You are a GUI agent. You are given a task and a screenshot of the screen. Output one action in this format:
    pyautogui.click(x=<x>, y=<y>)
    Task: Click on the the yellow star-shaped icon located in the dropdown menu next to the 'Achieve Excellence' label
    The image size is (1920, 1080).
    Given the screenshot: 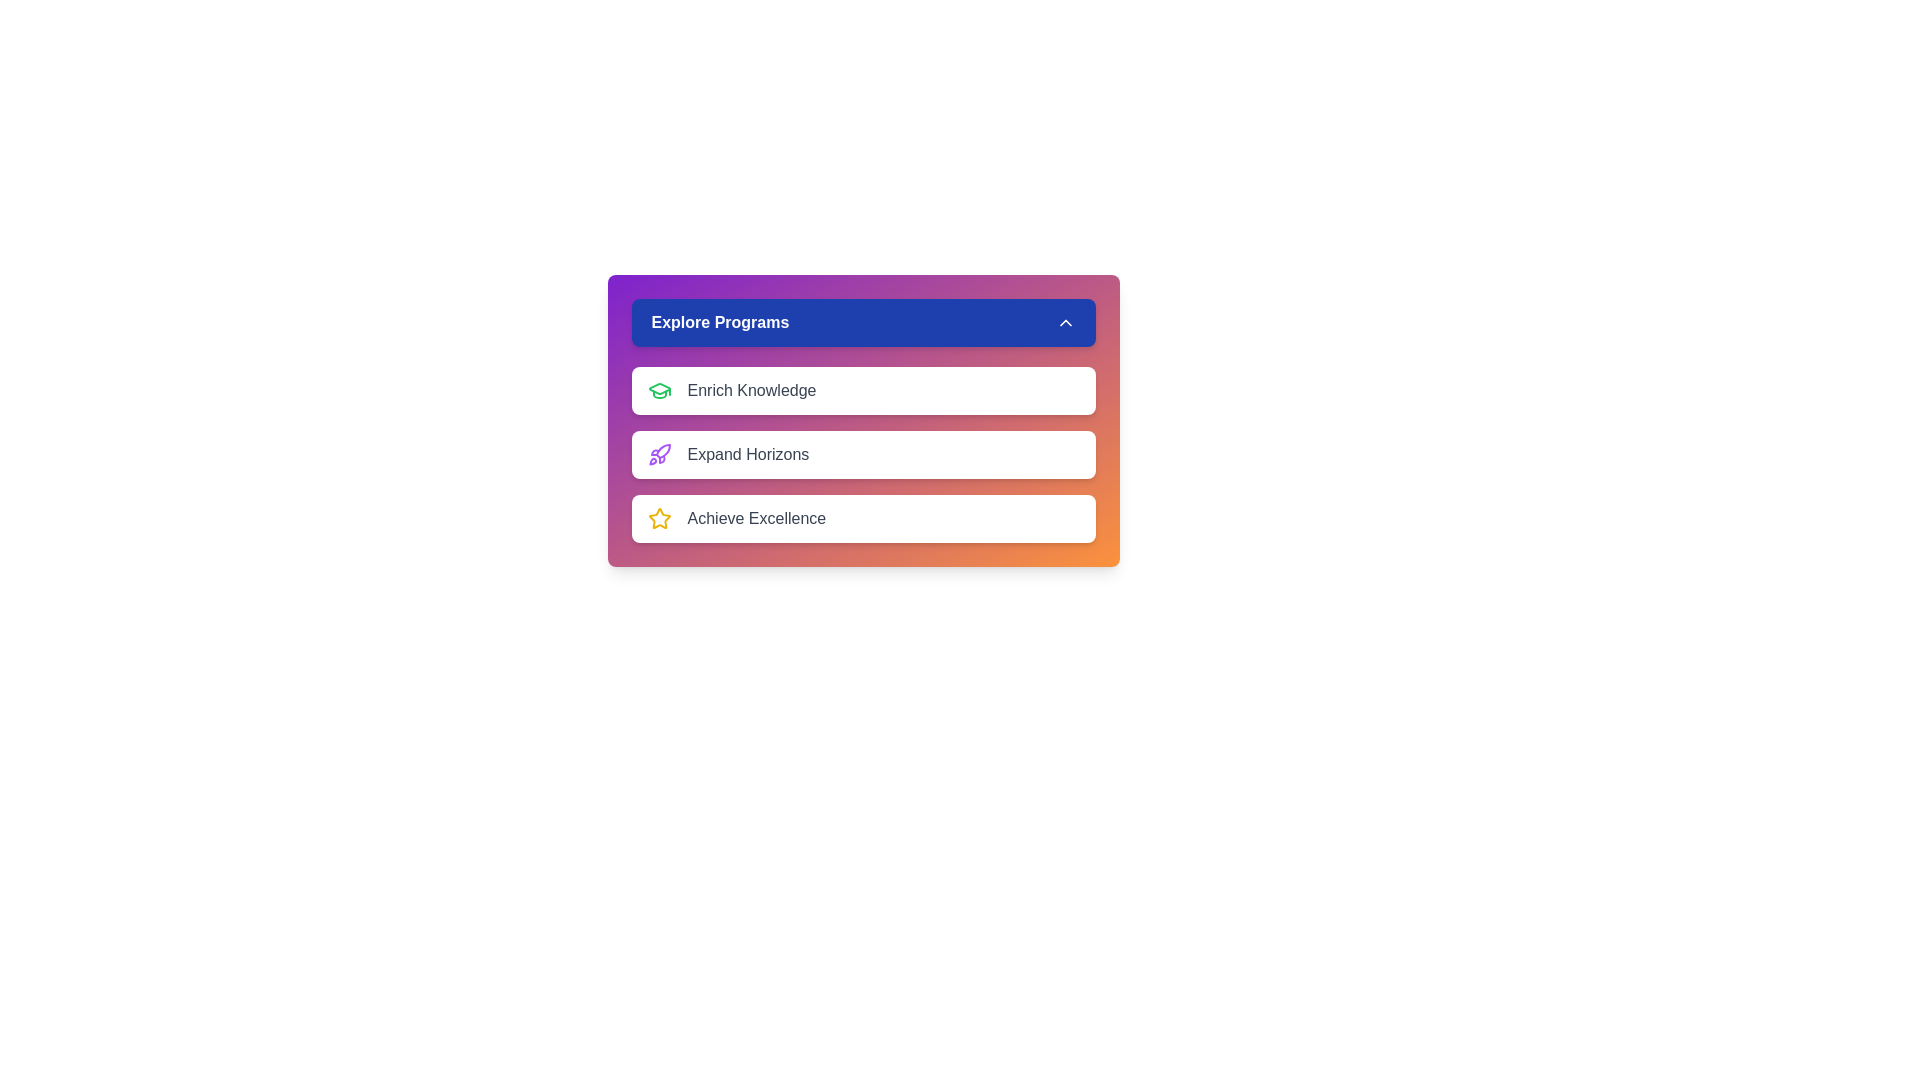 What is the action you would take?
    pyautogui.click(x=659, y=517)
    